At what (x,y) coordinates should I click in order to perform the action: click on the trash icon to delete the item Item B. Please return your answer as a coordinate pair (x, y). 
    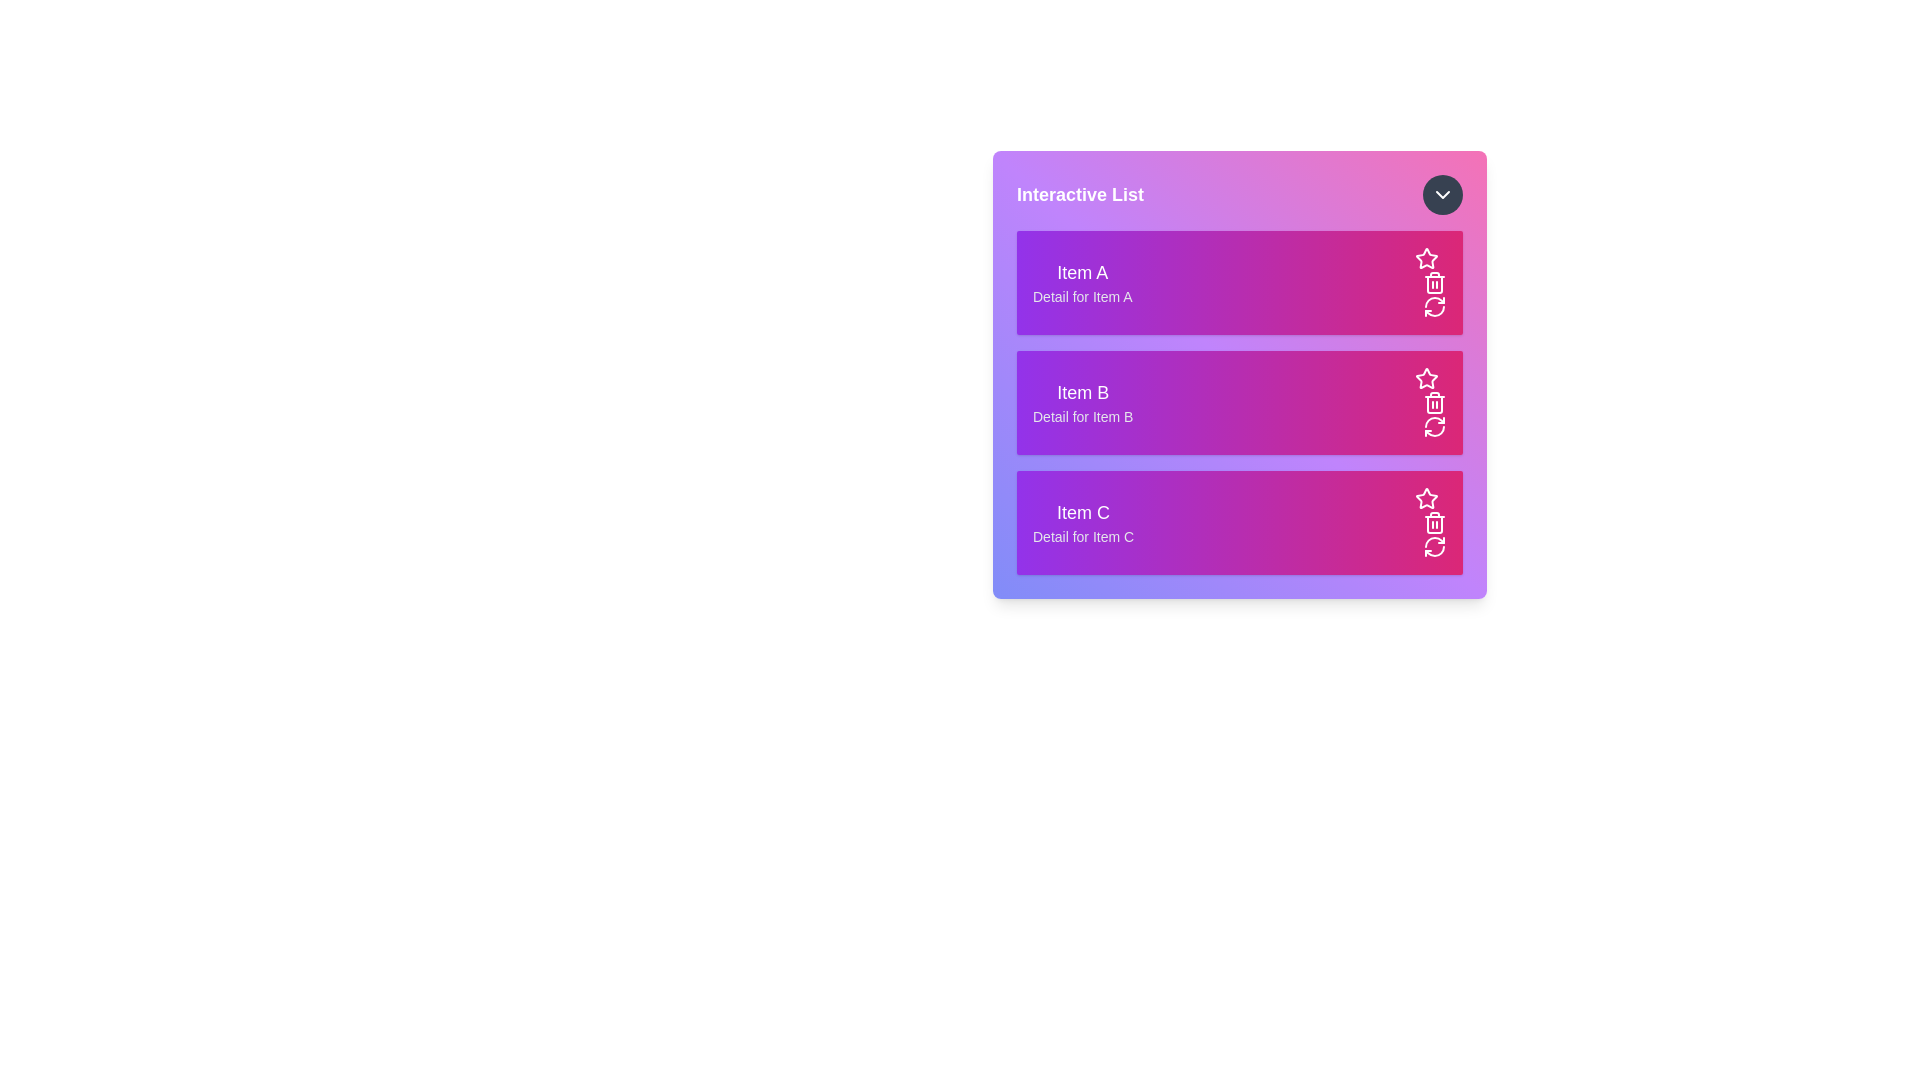
    Looking at the image, I should click on (1434, 402).